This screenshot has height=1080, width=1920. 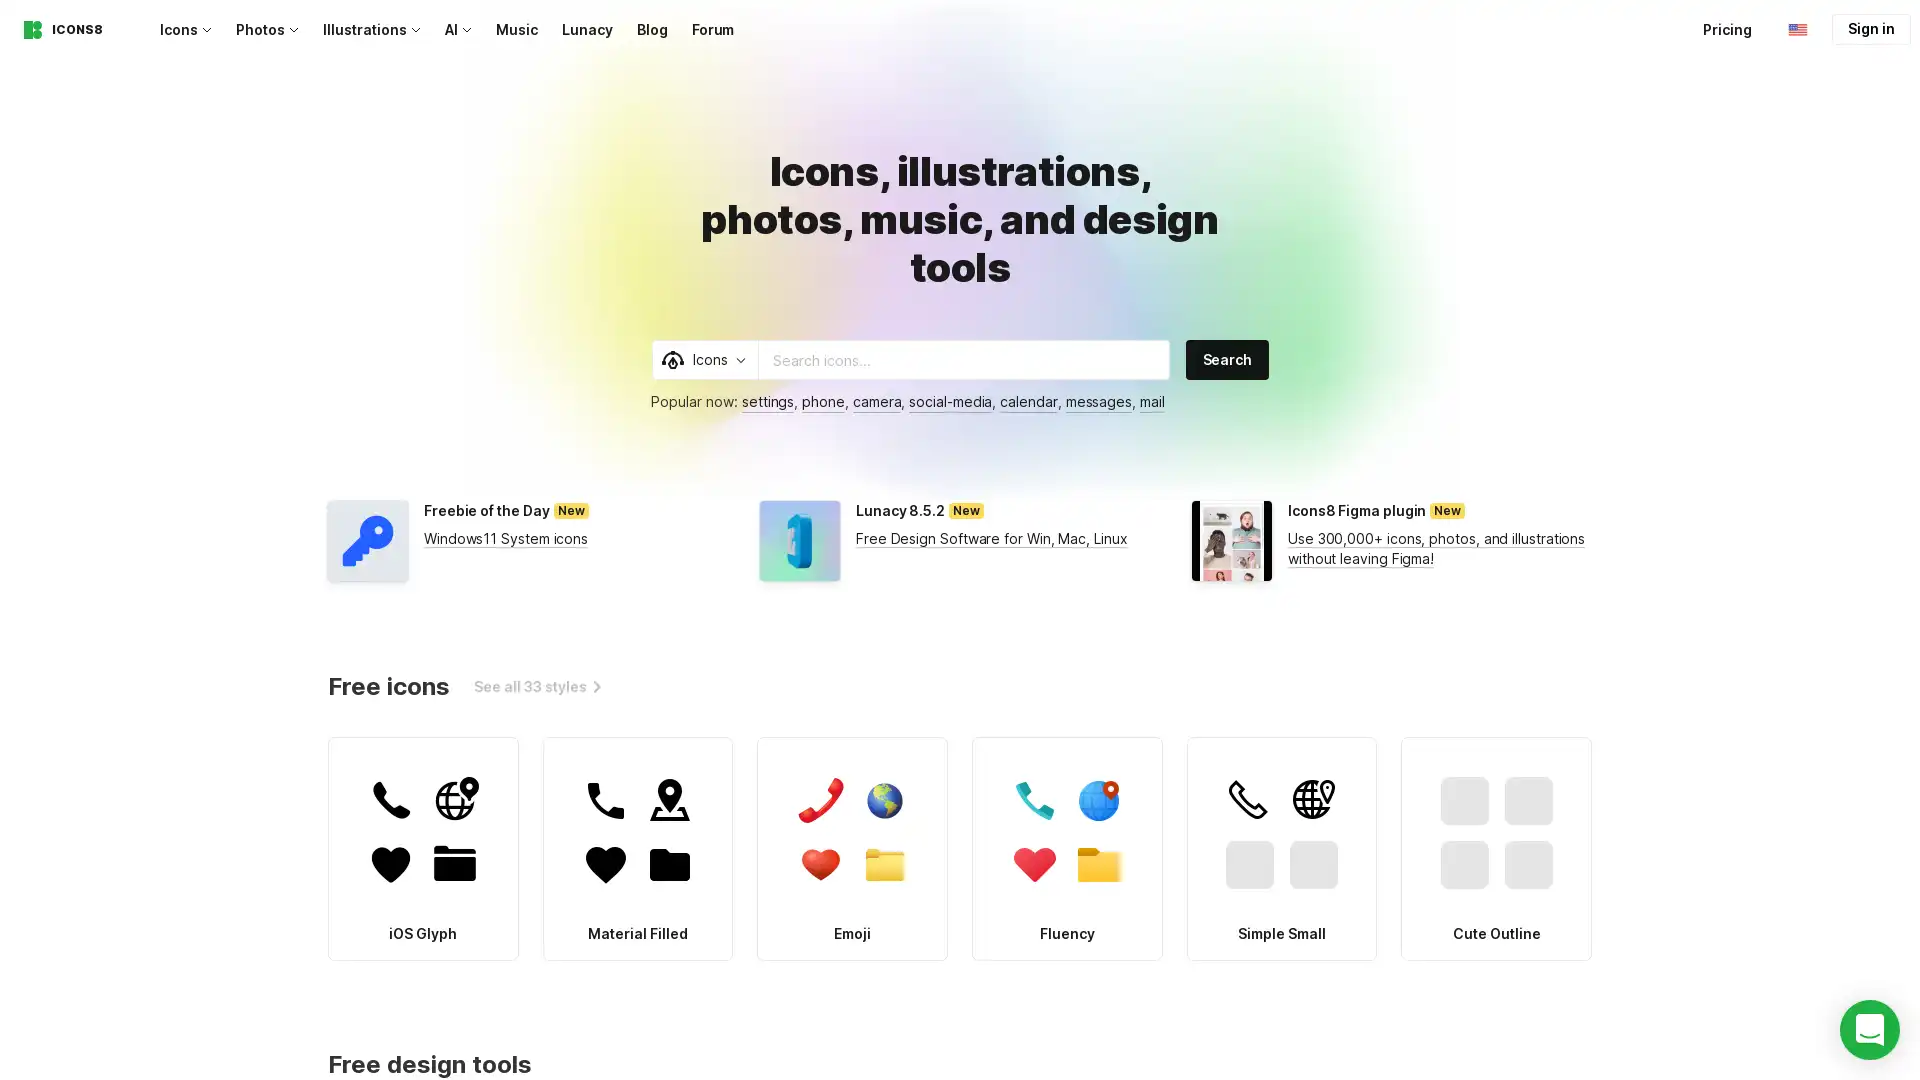 I want to click on Search, so click(x=1226, y=358).